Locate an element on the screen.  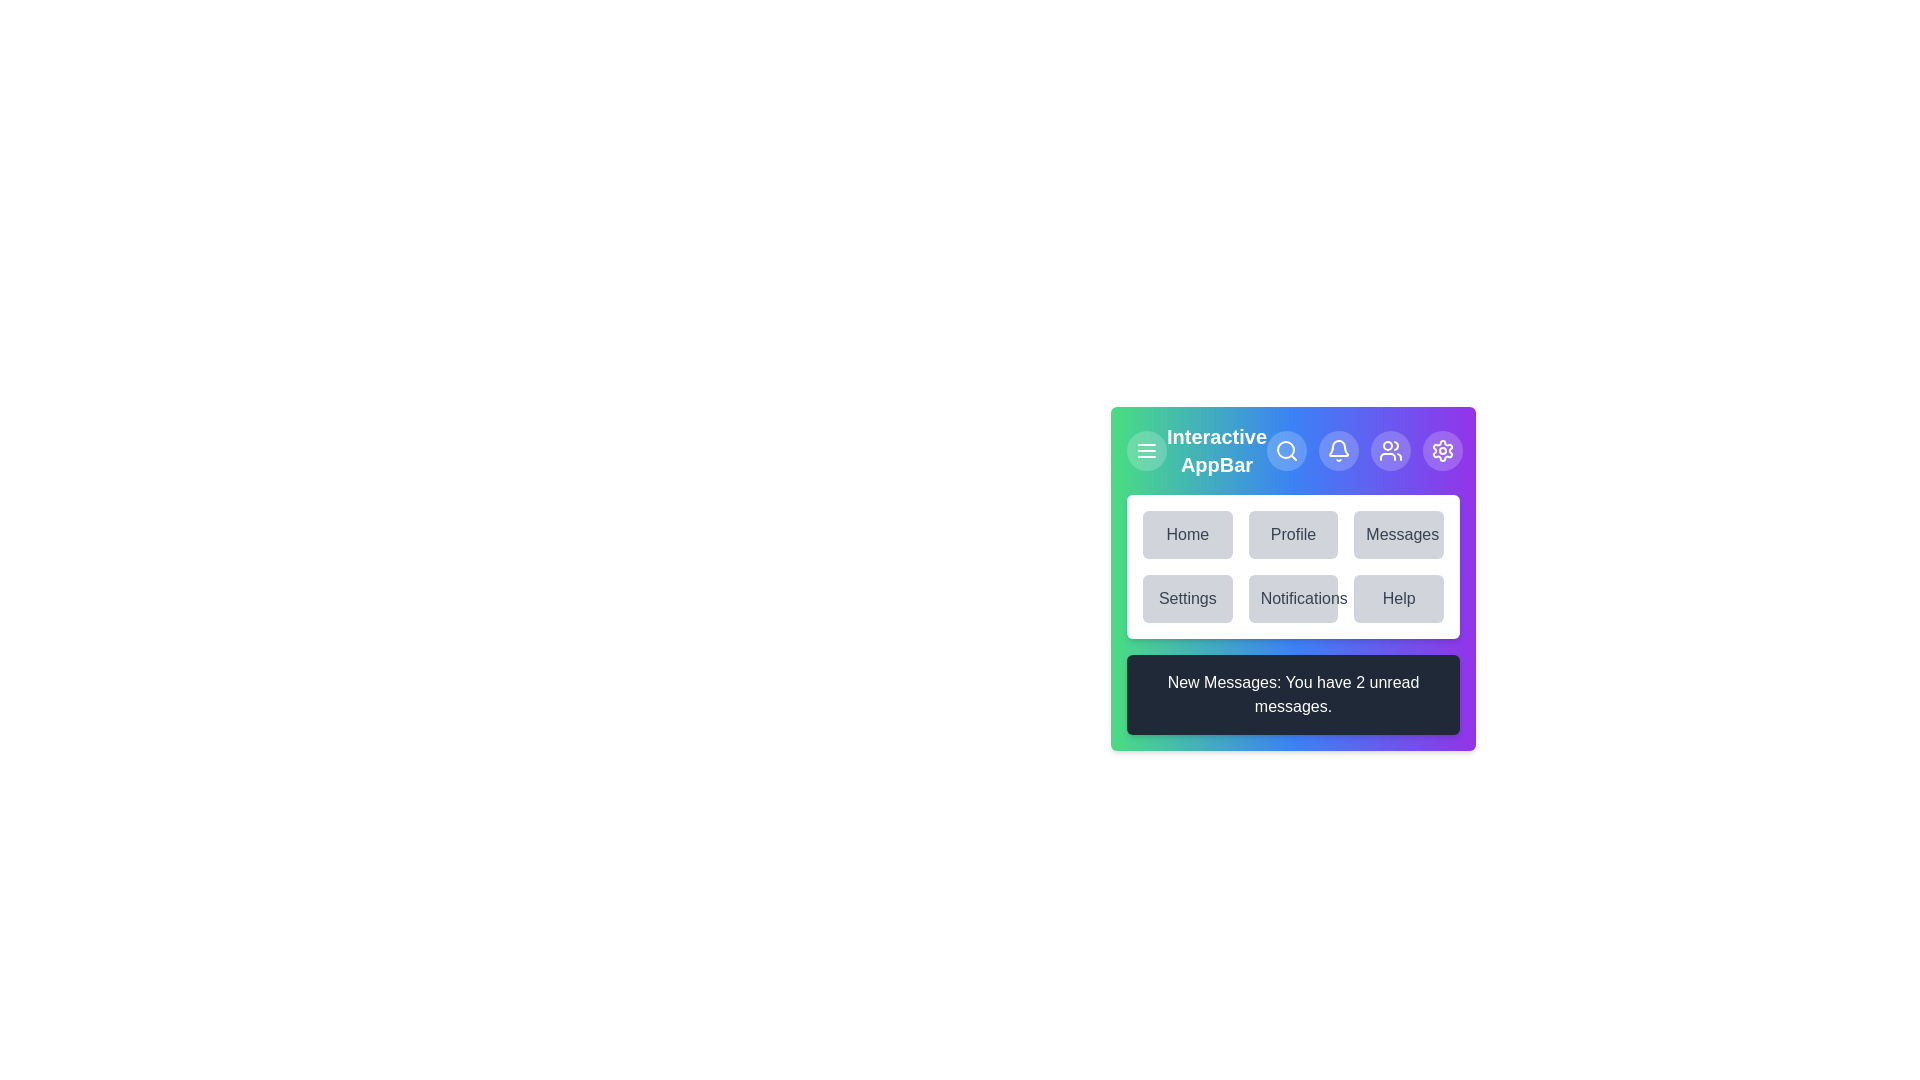
the menu item labeled Messages to navigate is located at coordinates (1398, 534).